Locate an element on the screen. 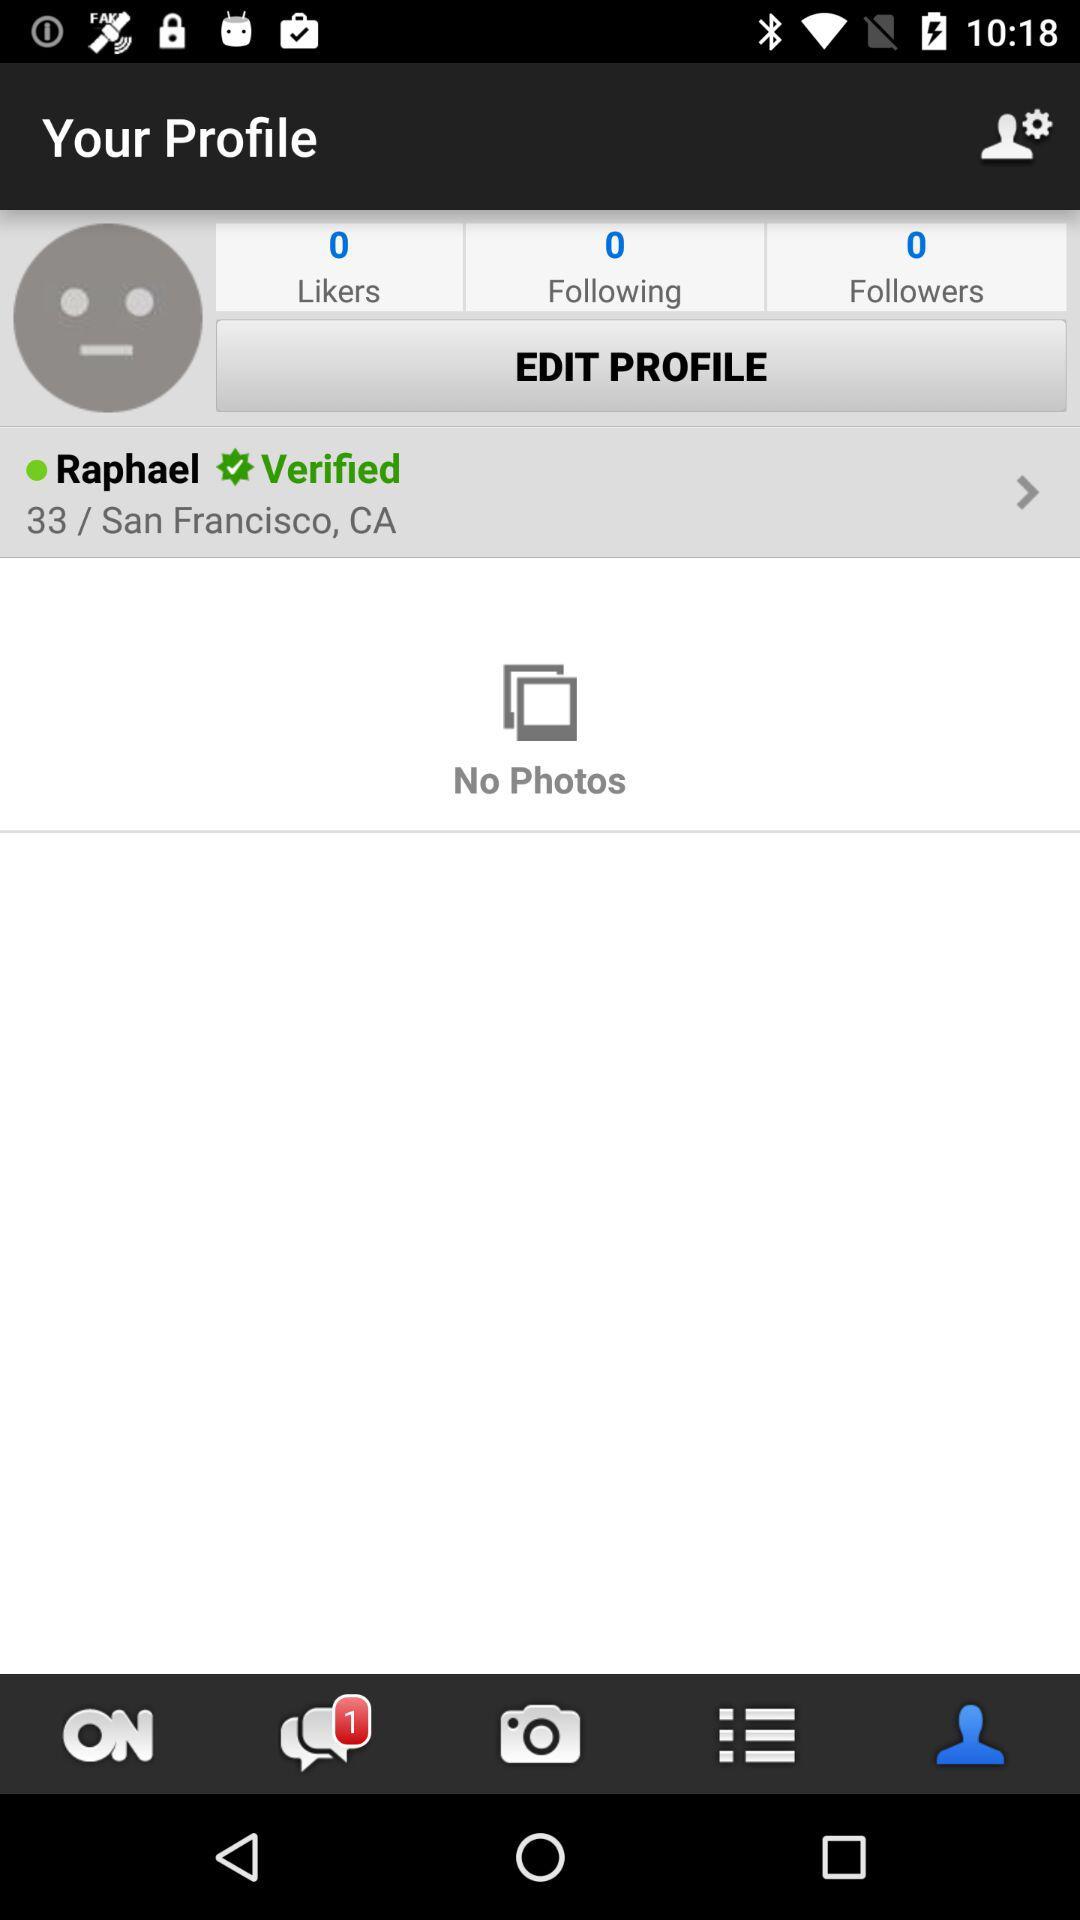 The height and width of the screenshot is (1920, 1080). raphael is located at coordinates (127, 466).